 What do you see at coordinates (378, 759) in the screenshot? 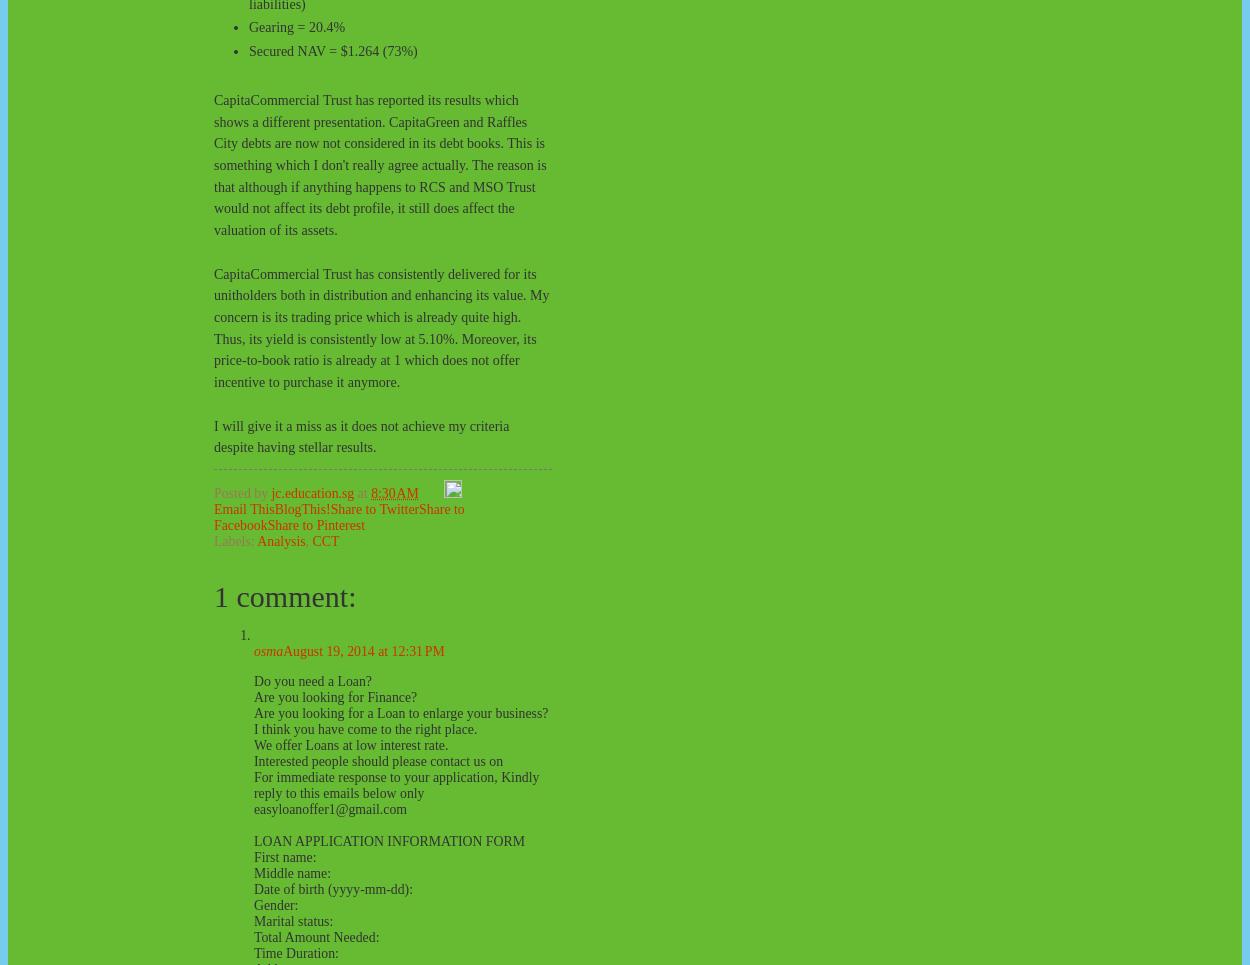
I see `'Interested people should please contact us on'` at bounding box center [378, 759].